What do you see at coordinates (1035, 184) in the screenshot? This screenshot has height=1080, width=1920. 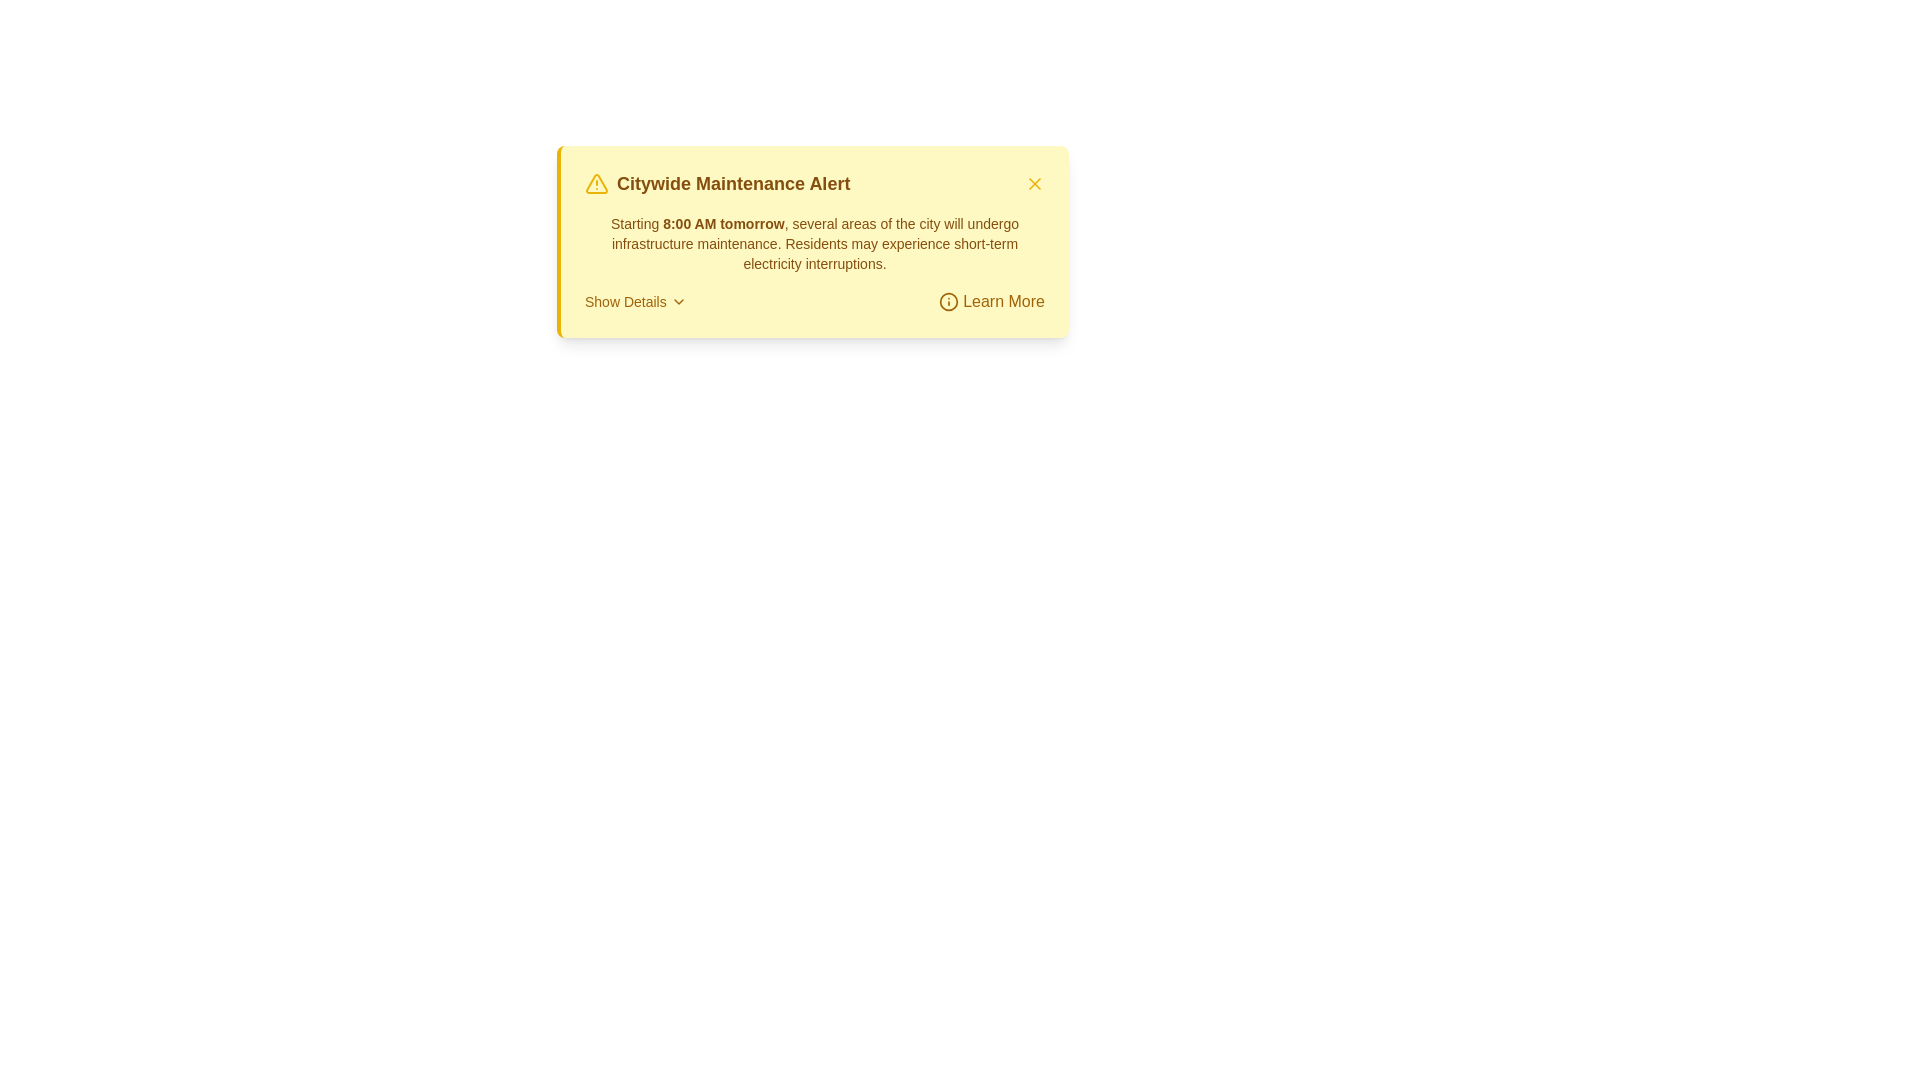 I see `the dismiss button located at the top-right corner of the 'Citywide Maintenance Alert' notification to observe a color change` at bounding box center [1035, 184].